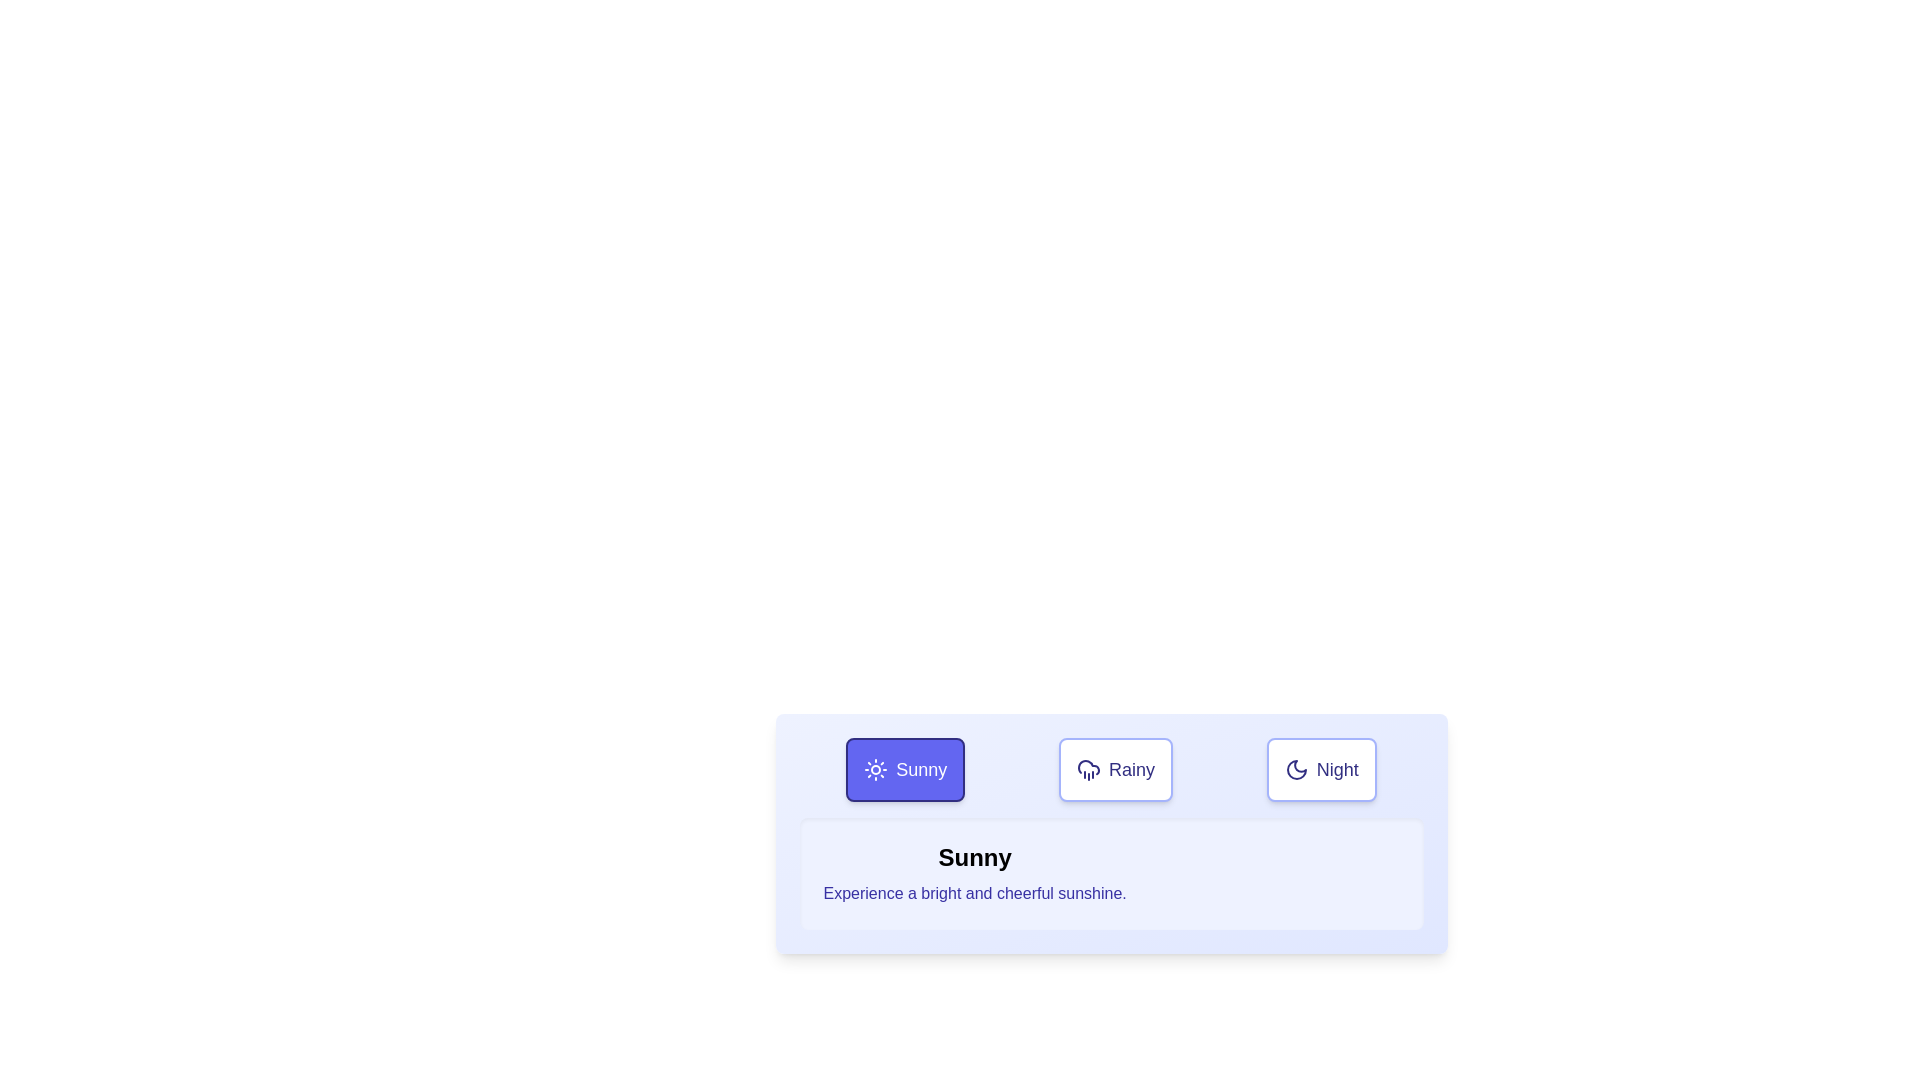  Describe the element at coordinates (876, 769) in the screenshot. I see `the sun icon which is styled with a circular disk and radiating lines, located within the leftmost button labeled 'Sunny' in a row of three buttons` at that location.